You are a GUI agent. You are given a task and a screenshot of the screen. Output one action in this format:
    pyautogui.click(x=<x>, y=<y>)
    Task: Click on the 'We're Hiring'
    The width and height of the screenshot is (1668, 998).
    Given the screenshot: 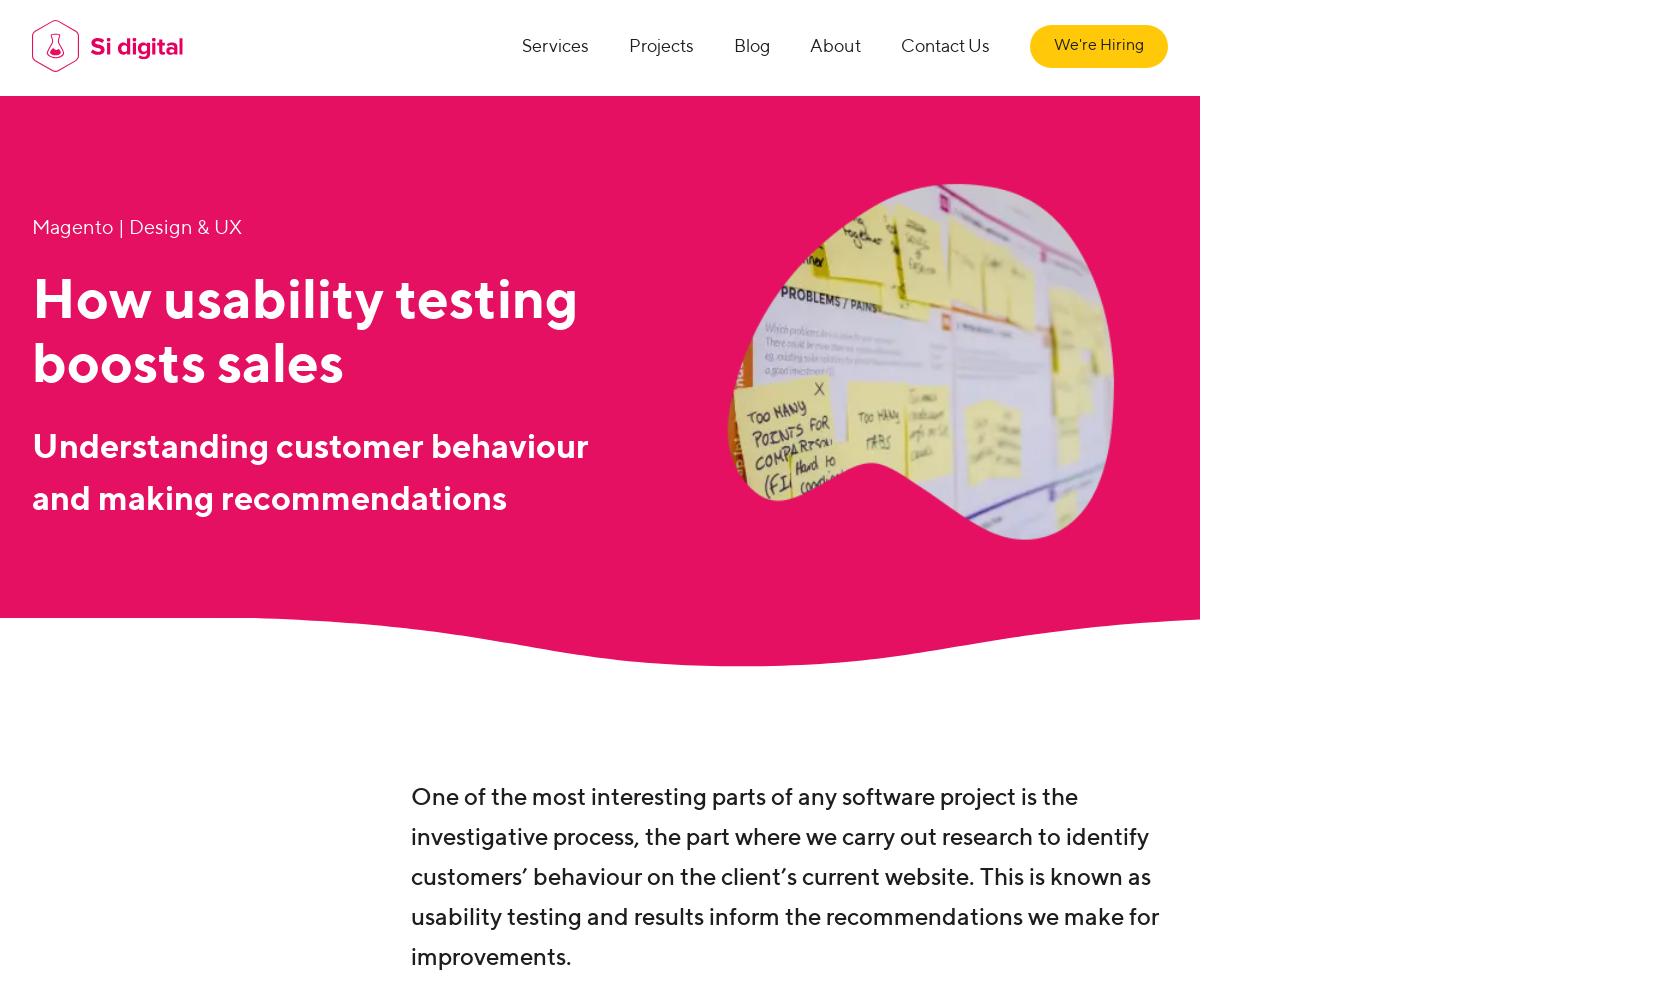 What is the action you would take?
    pyautogui.click(x=1053, y=45)
    